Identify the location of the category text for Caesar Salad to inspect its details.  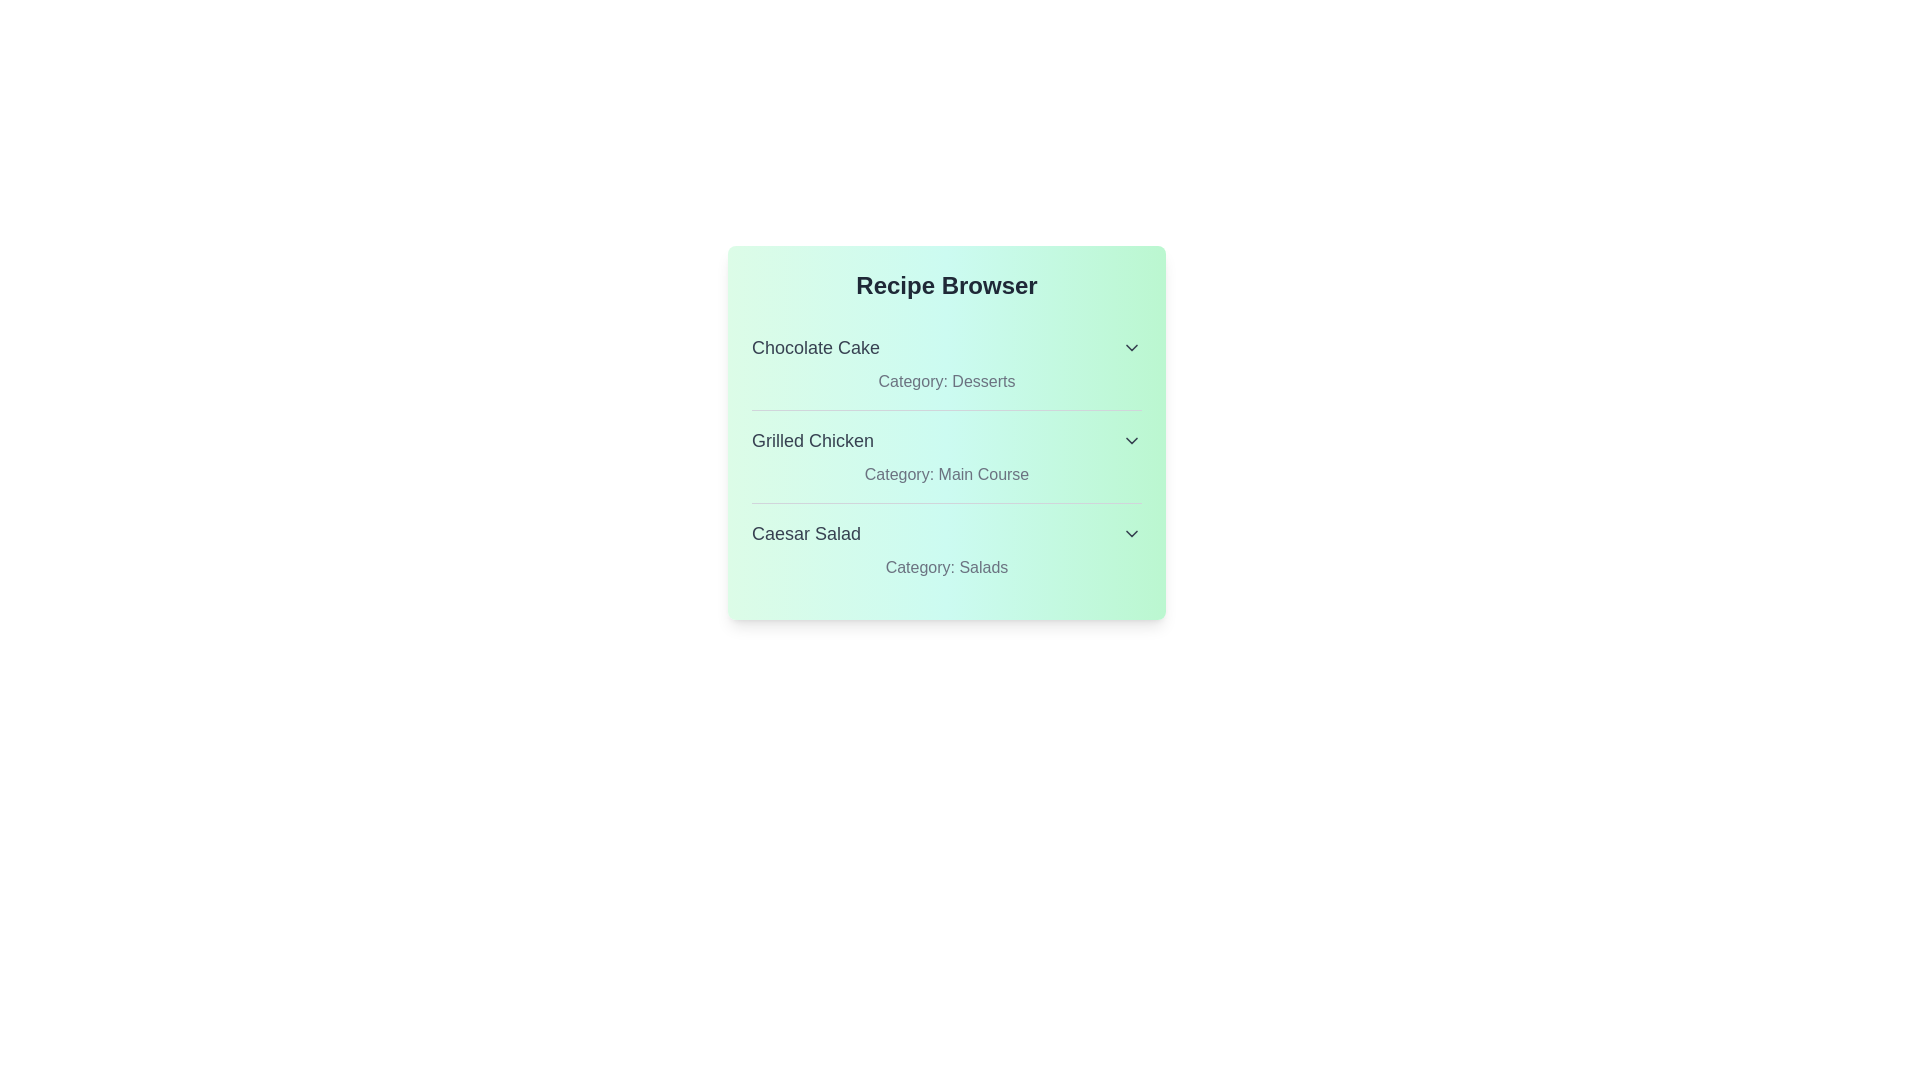
(945, 567).